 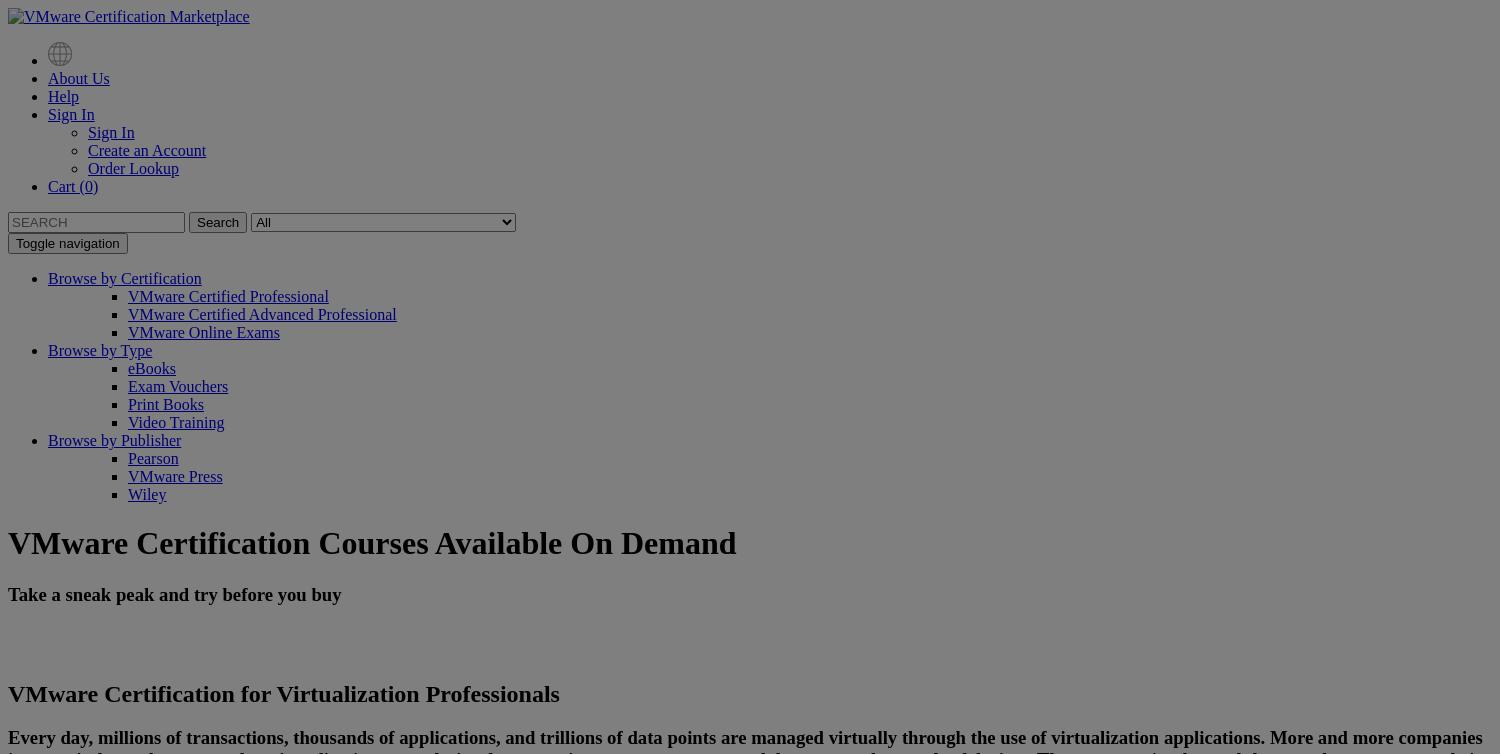 What do you see at coordinates (99, 349) in the screenshot?
I see `'Browse by Type'` at bounding box center [99, 349].